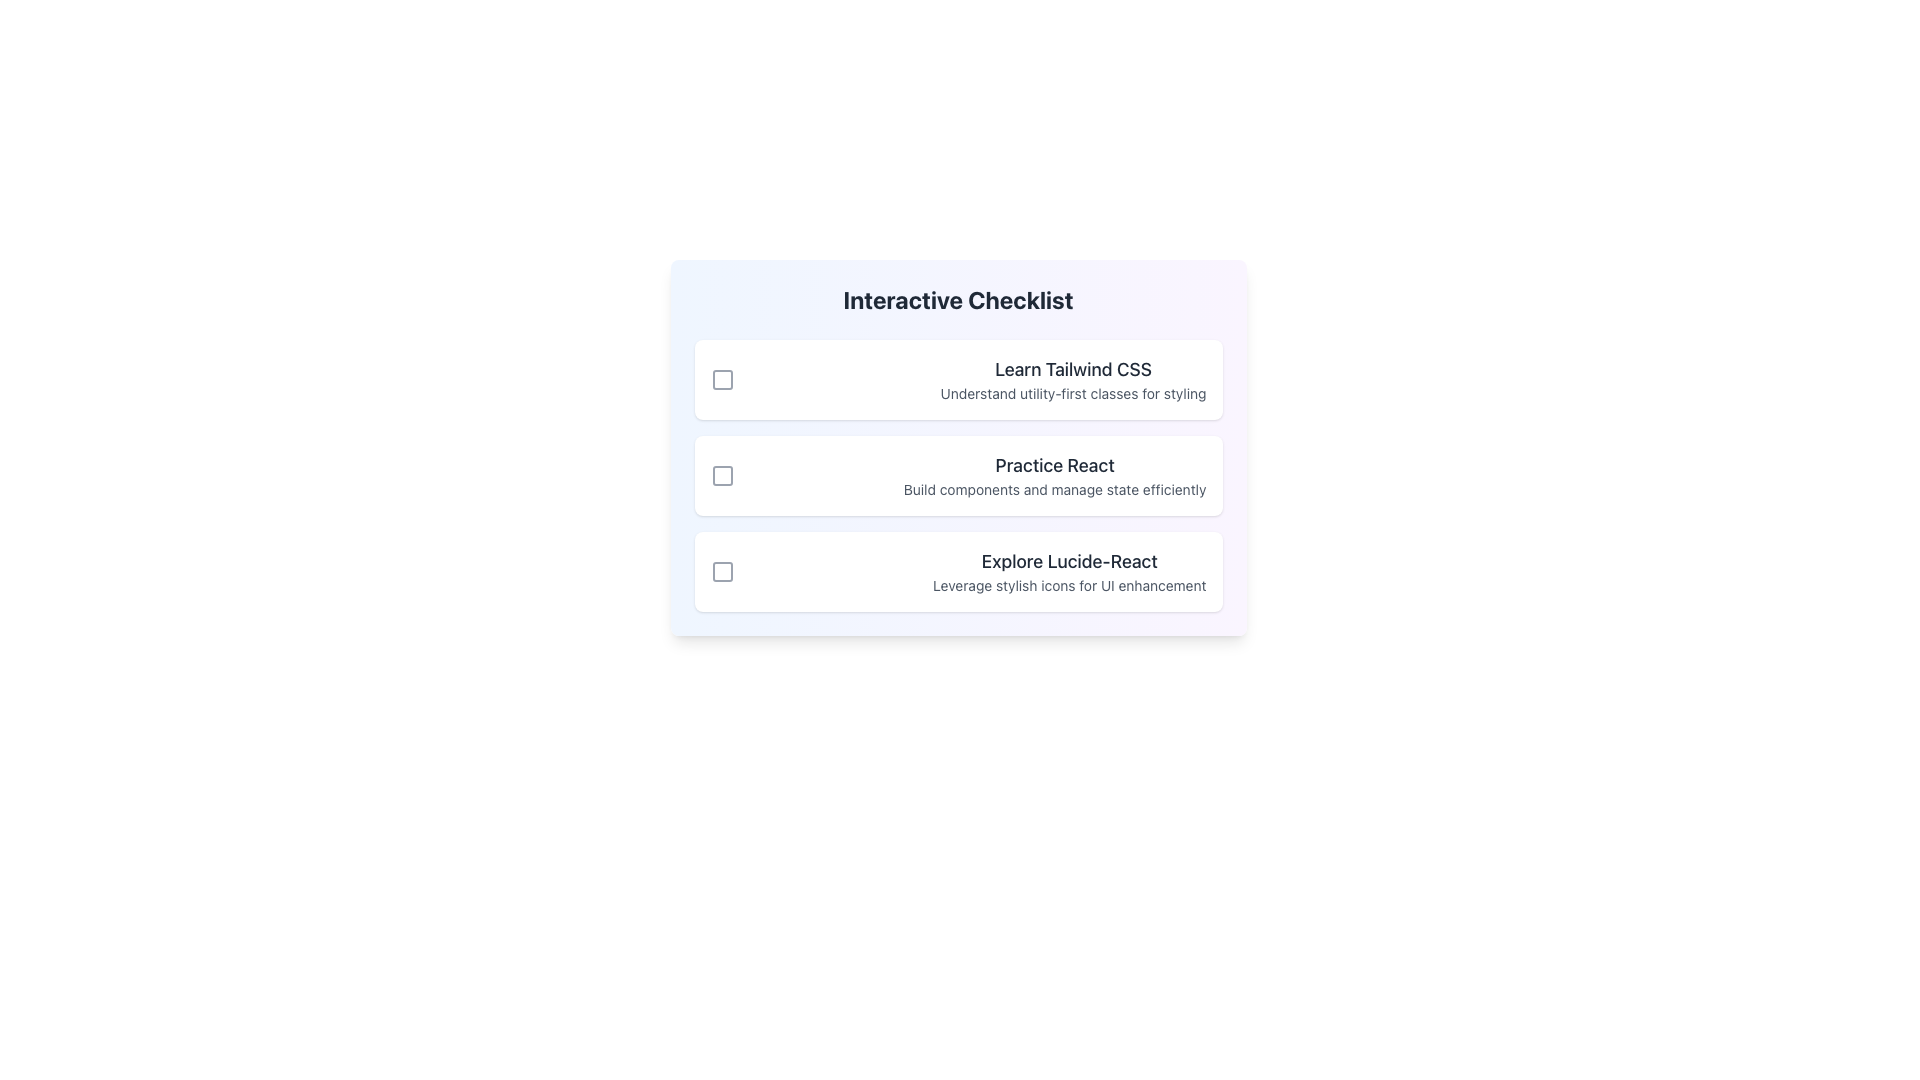 The image size is (1920, 1080). What do you see at coordinates (1054, 466) in the screenshot?
I see `the text label element displaying 'Practice React', which is the second item in the checklist and is styled with bold, medium-sized, dark-gray font` at bounding box center [1054, 466].